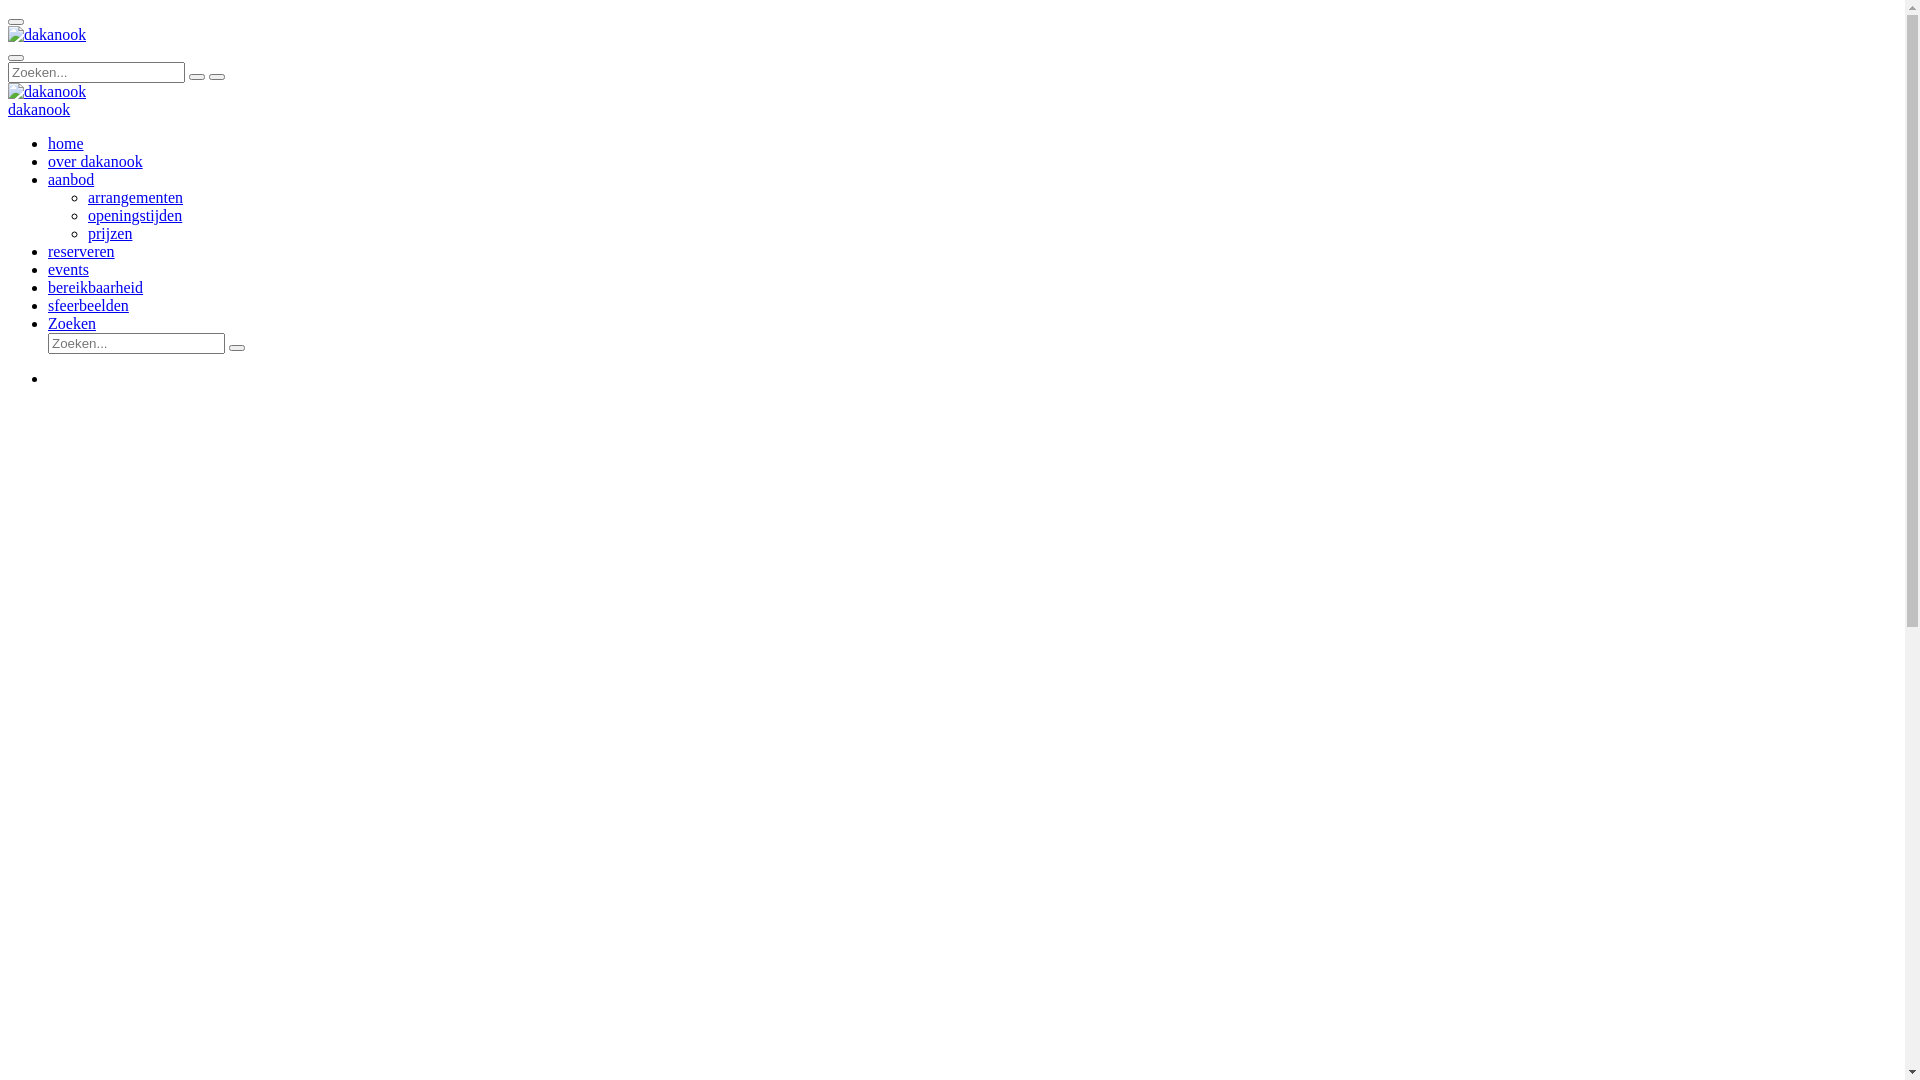 Image resolution: width=1920 pixels, height=1080 pixels. I want to click on 'sfeerbeelden', so click(87, 305).